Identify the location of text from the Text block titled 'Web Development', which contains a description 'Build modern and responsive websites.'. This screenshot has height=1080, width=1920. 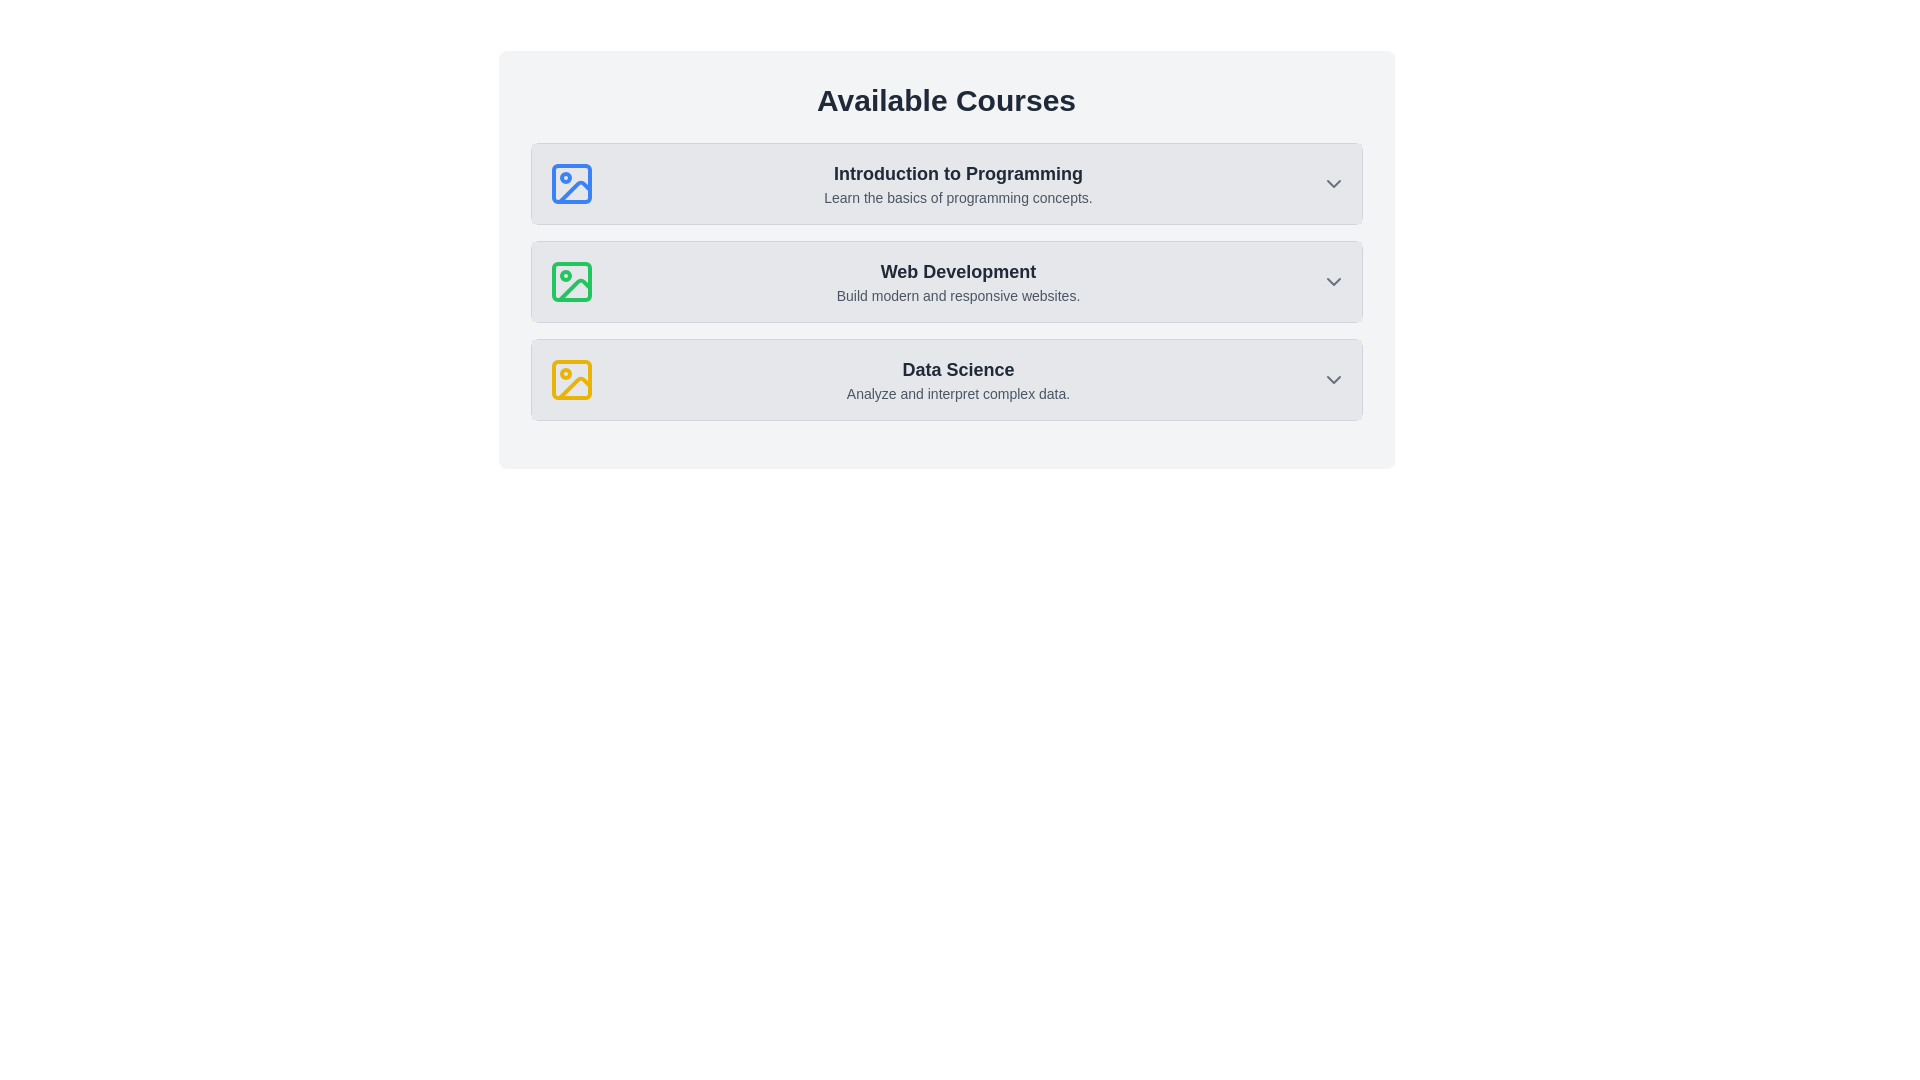
(957, 281).